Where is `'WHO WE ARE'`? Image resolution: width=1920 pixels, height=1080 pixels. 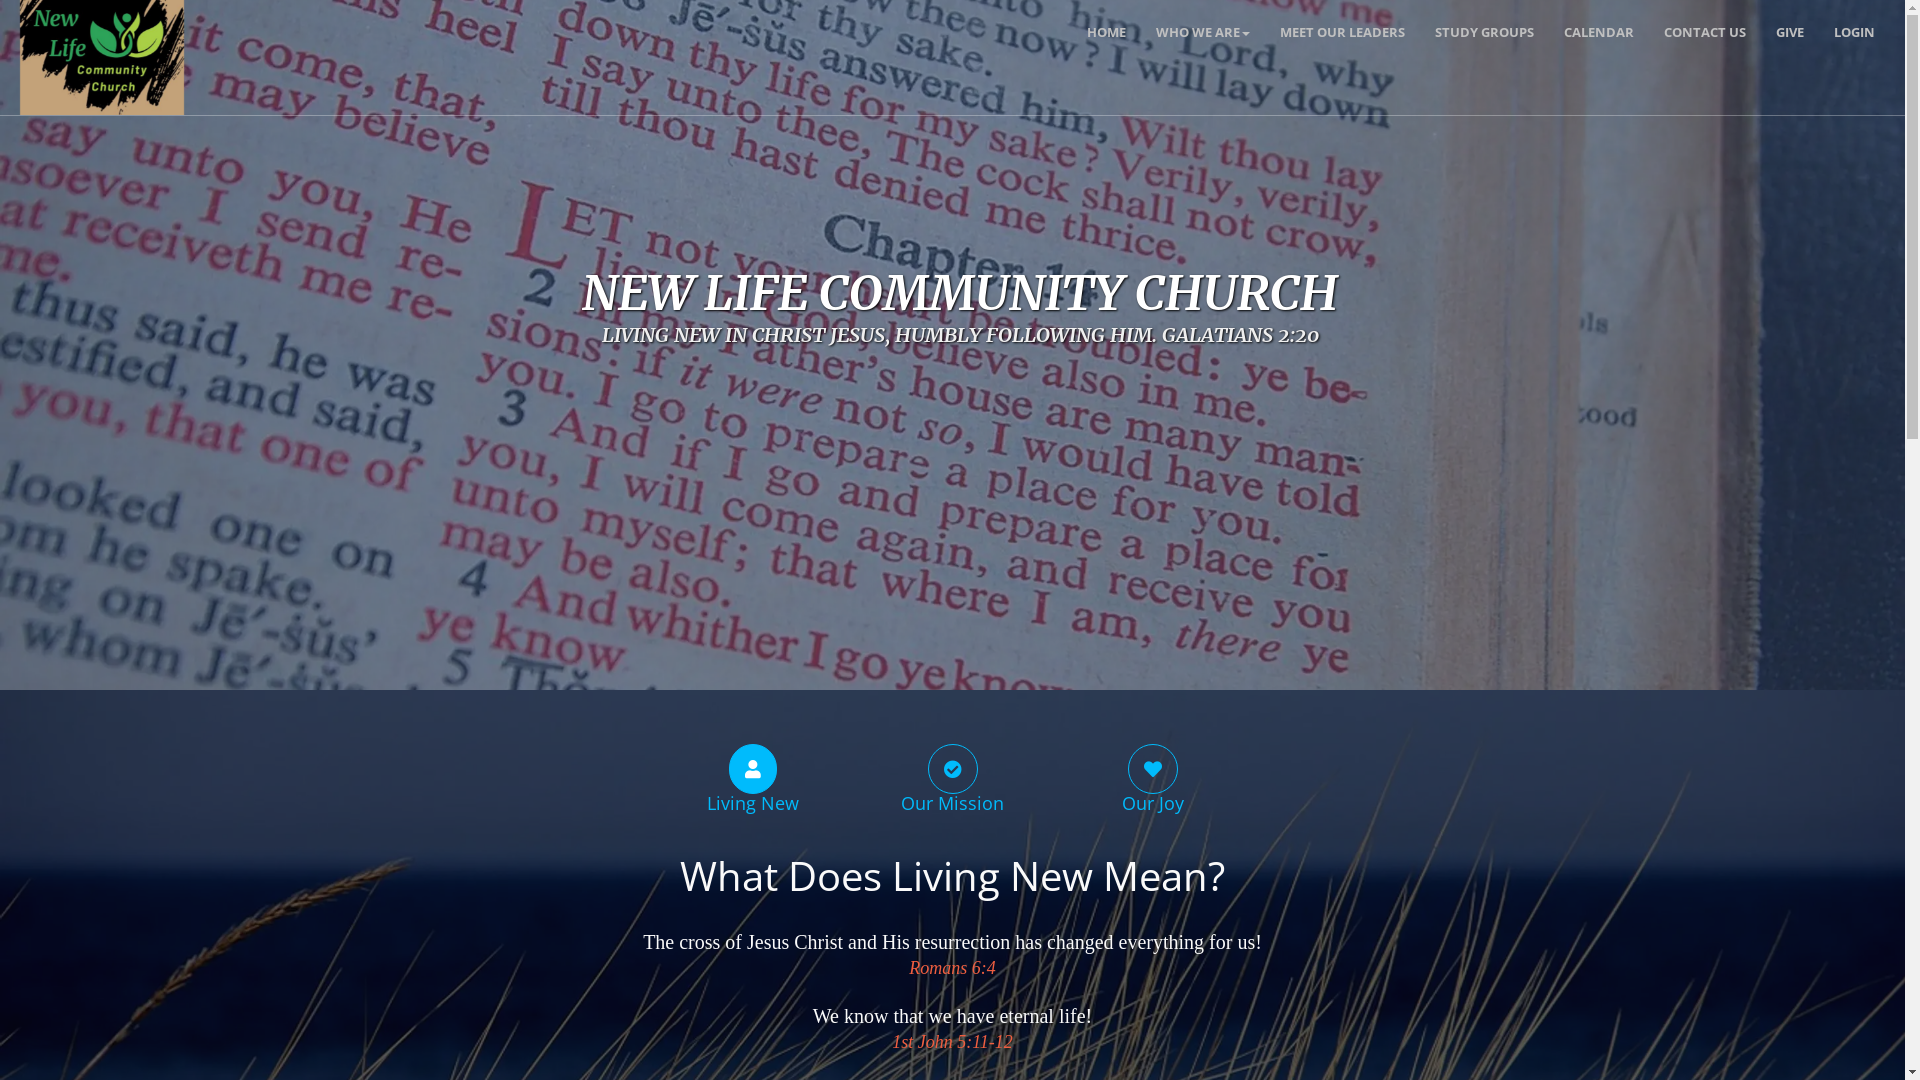 'WHO WE ARE' is located at coordinates (1202, 31).